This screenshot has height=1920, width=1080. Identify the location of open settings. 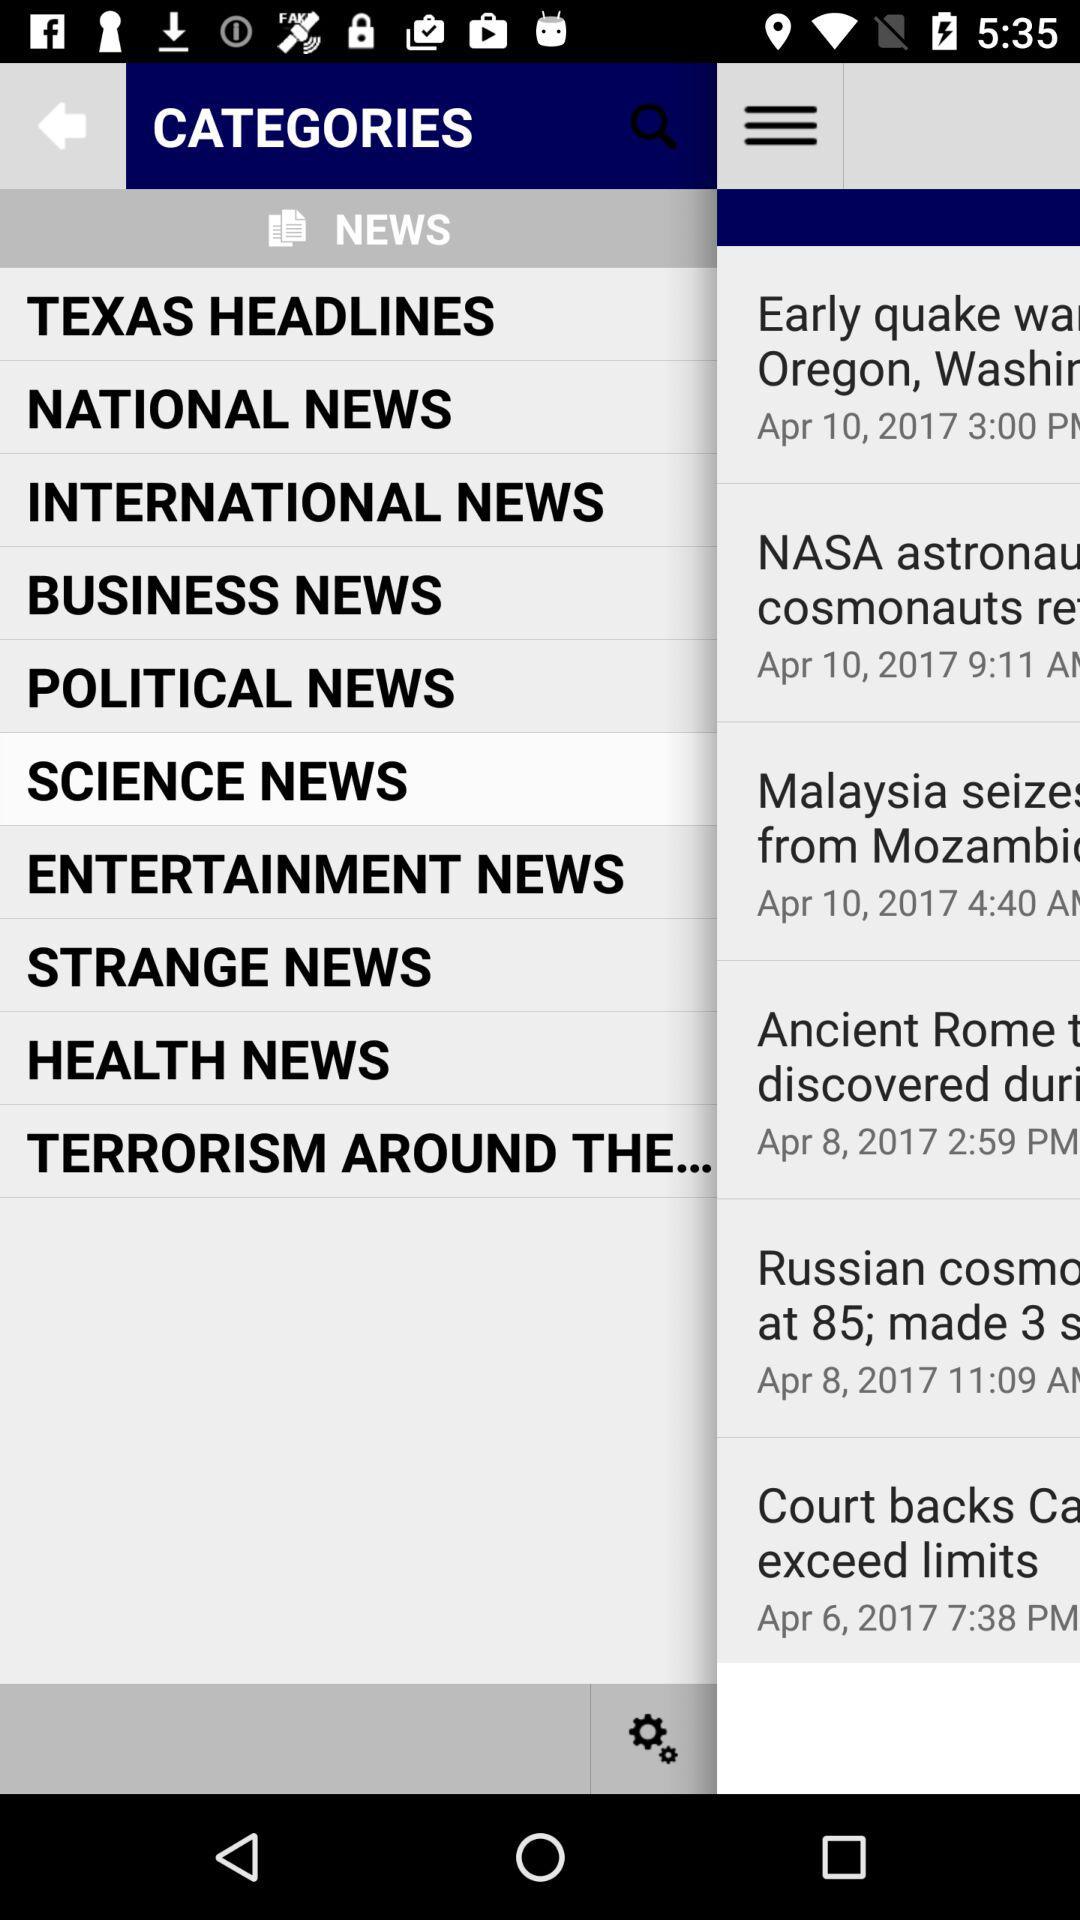
(654, 1737).